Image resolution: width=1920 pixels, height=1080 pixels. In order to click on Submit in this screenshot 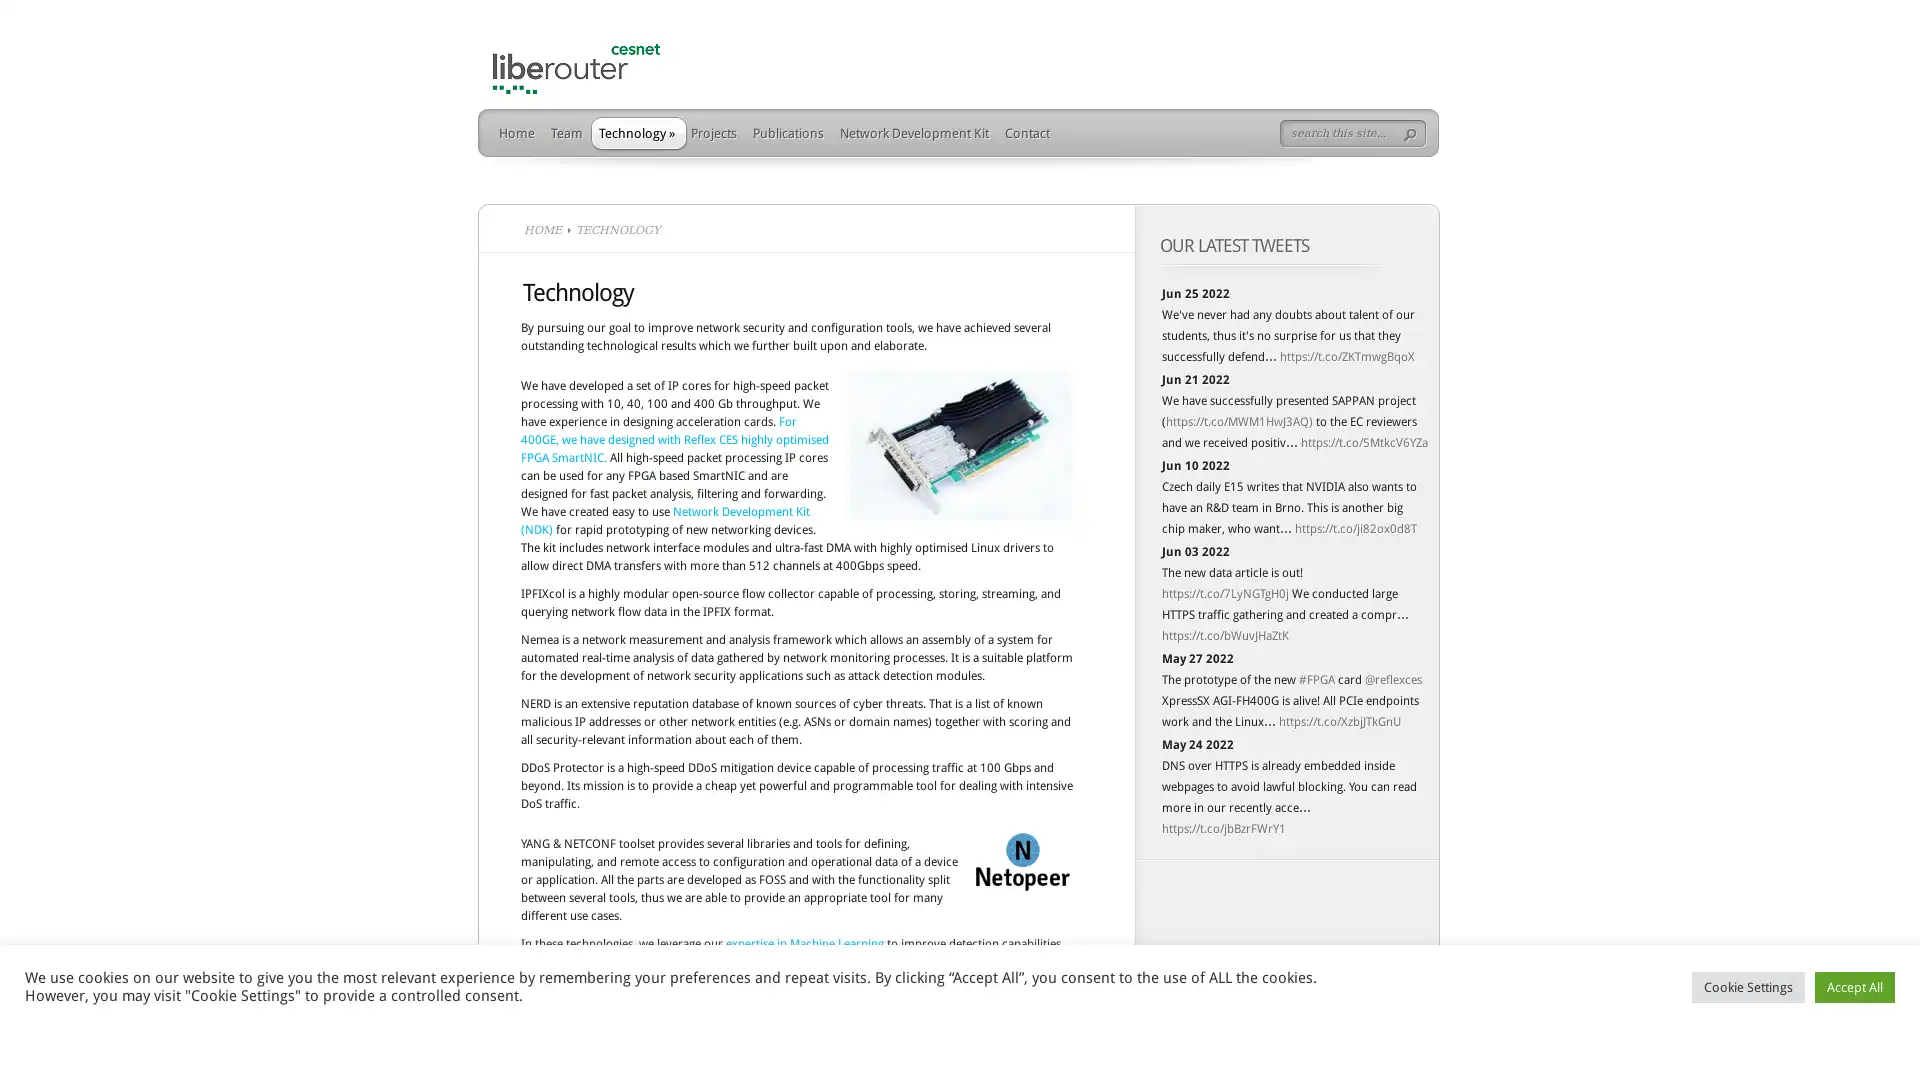, I will do `click(1414, 135)`.